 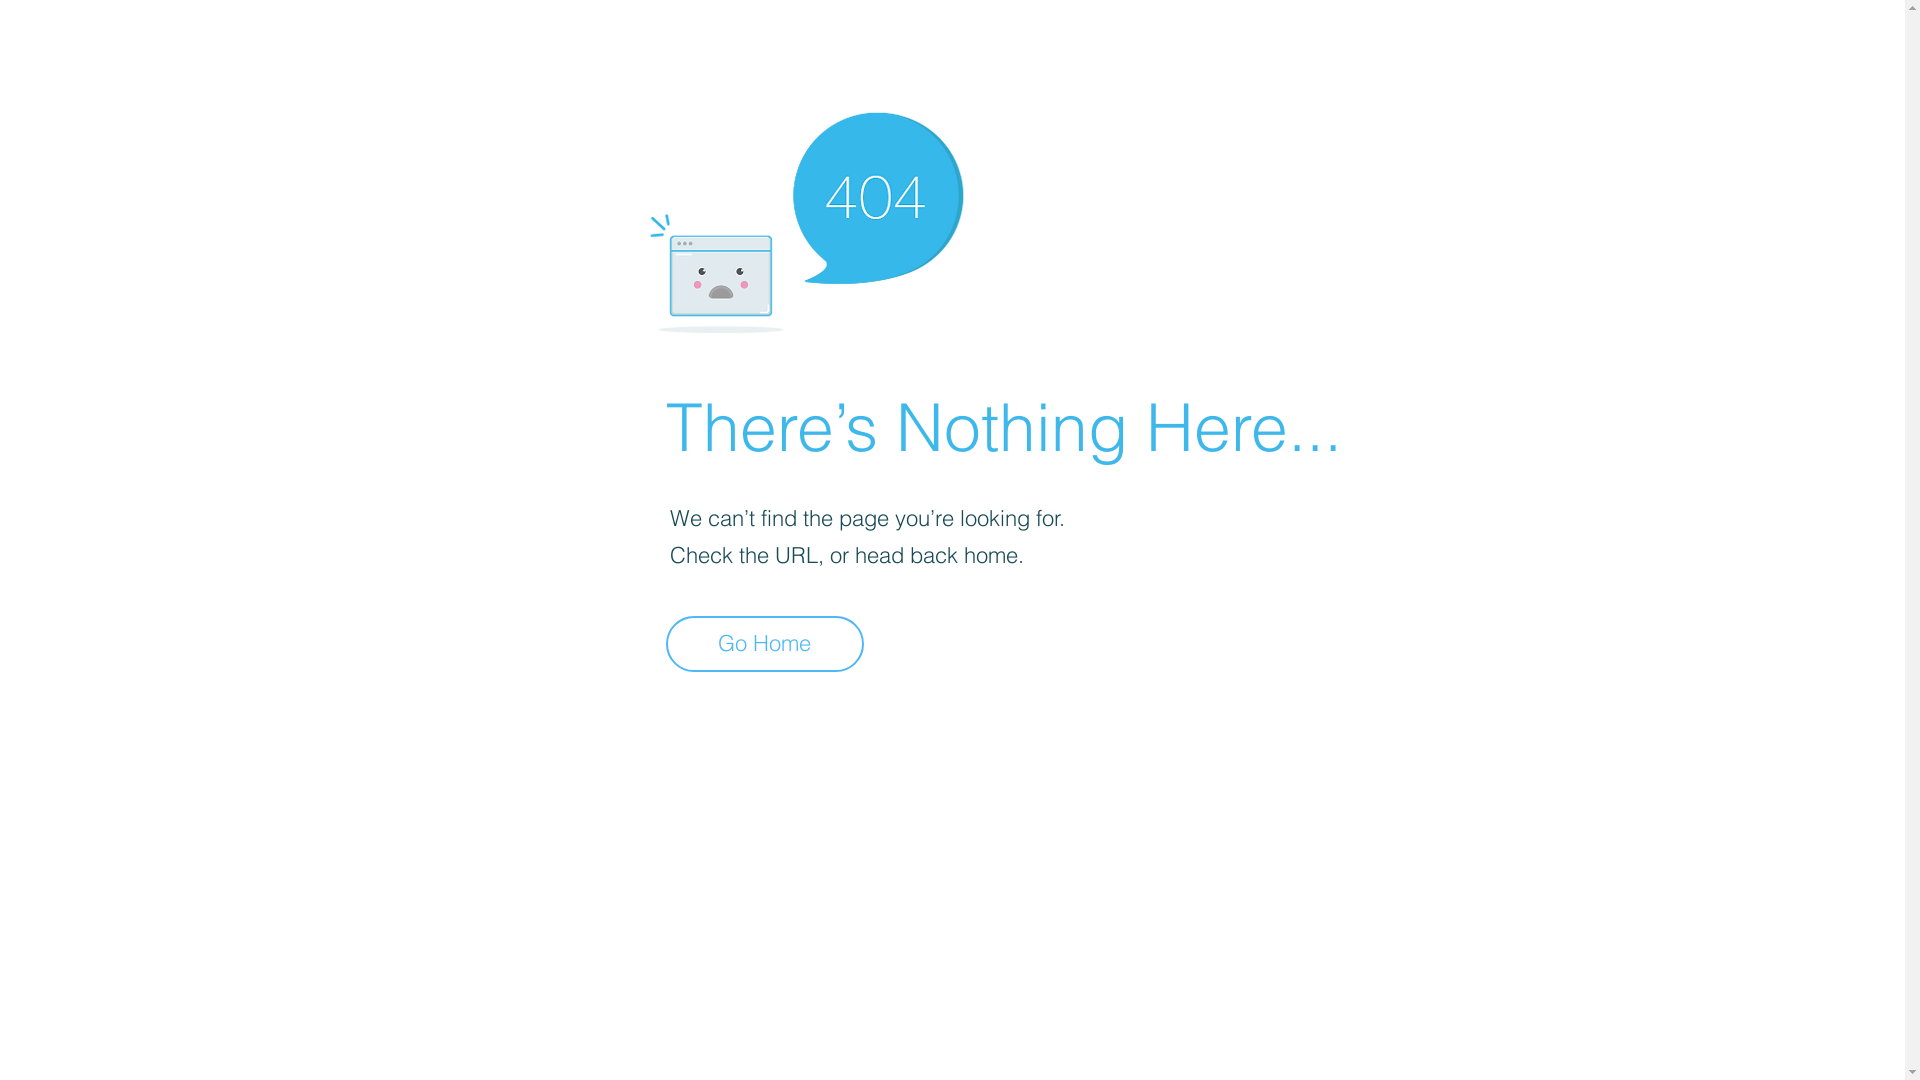 What do you see at coordinates (805, 217) in the screenshot?
I see `'404-icon_2.png'` at bounding box center [805, 217].